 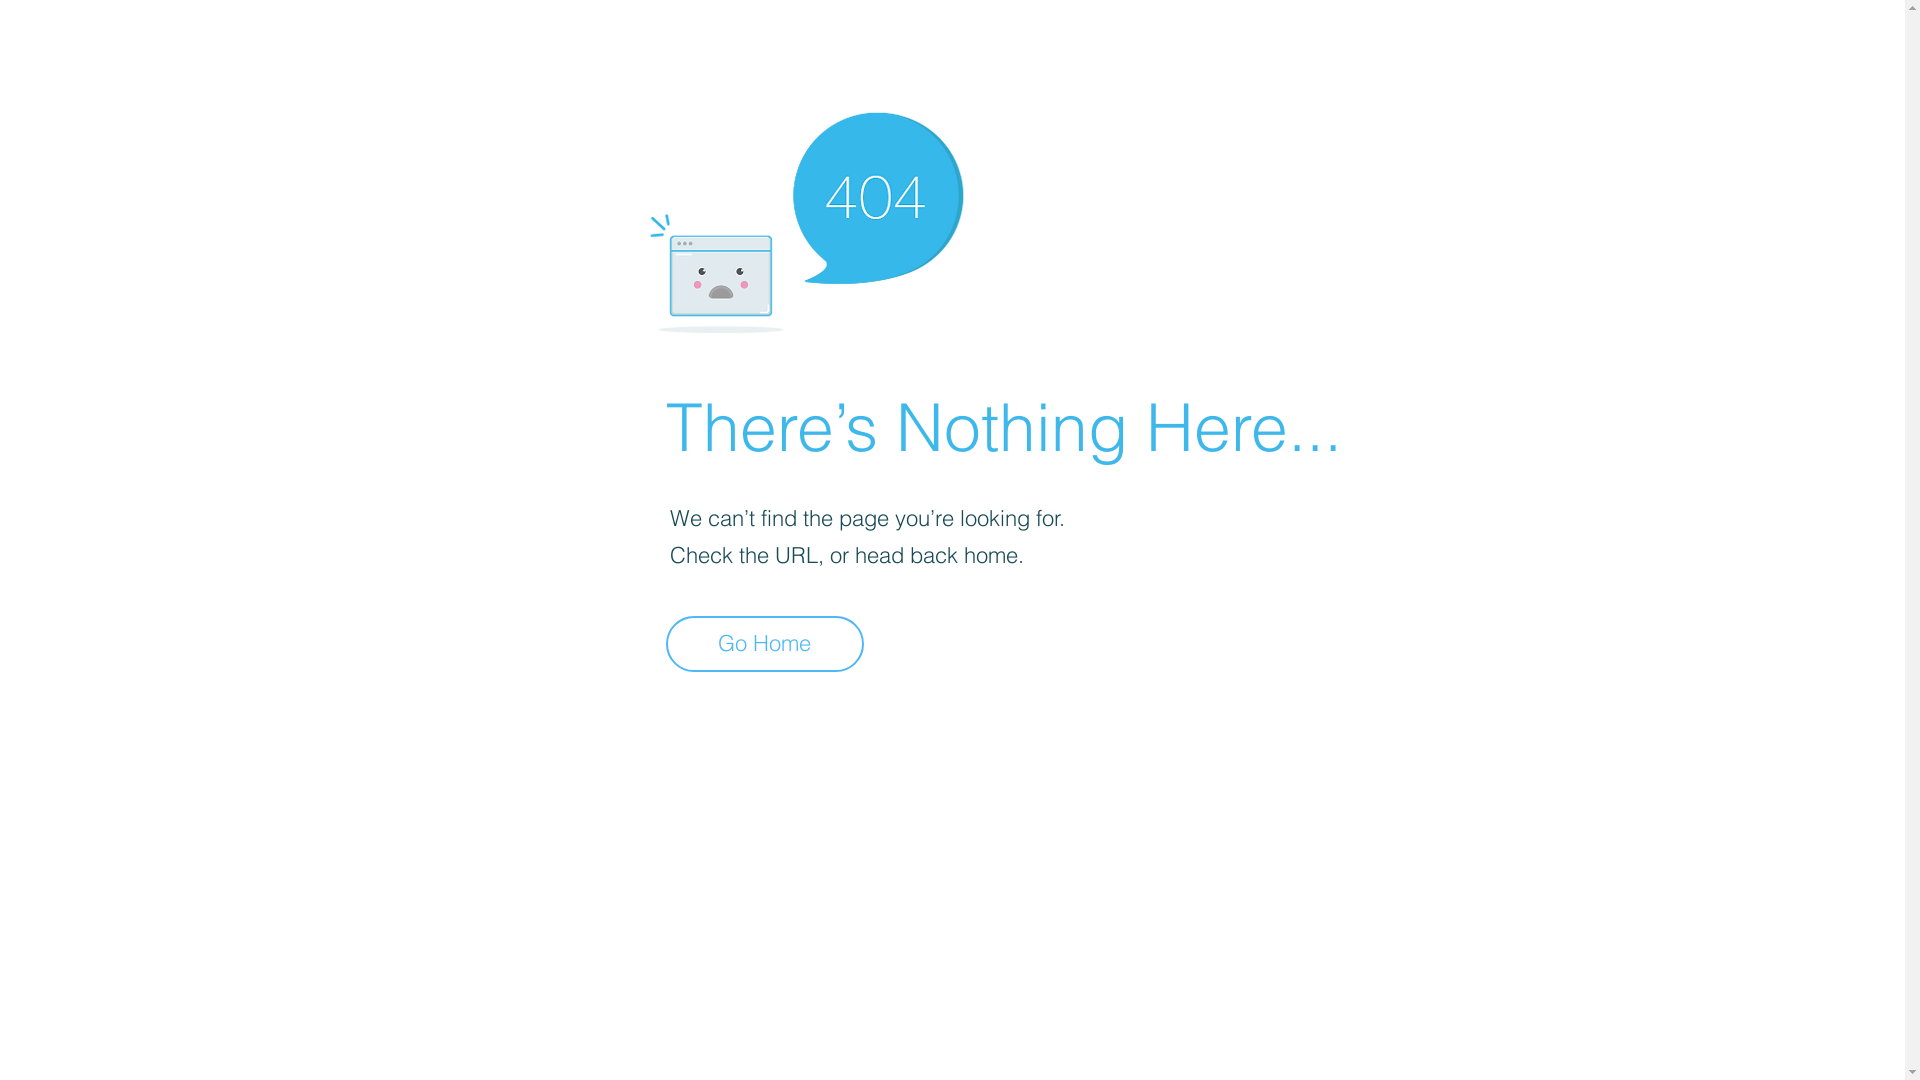 What do you see at coordinates (805, 217) in the screenshot?
I see `'404-icon_2.png'` at bounding box center [805, 217].